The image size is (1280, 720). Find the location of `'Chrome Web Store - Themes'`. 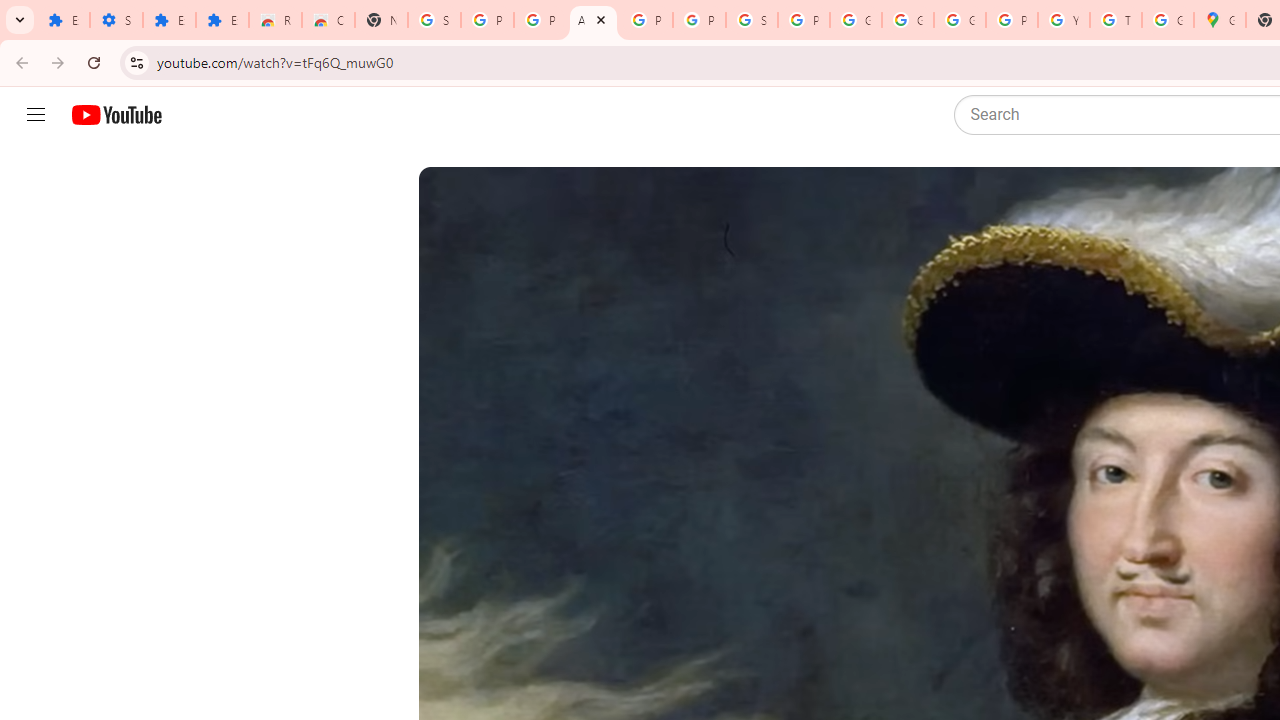

'Chrome Web Store - Themes' is located at coordinates (328, 20).